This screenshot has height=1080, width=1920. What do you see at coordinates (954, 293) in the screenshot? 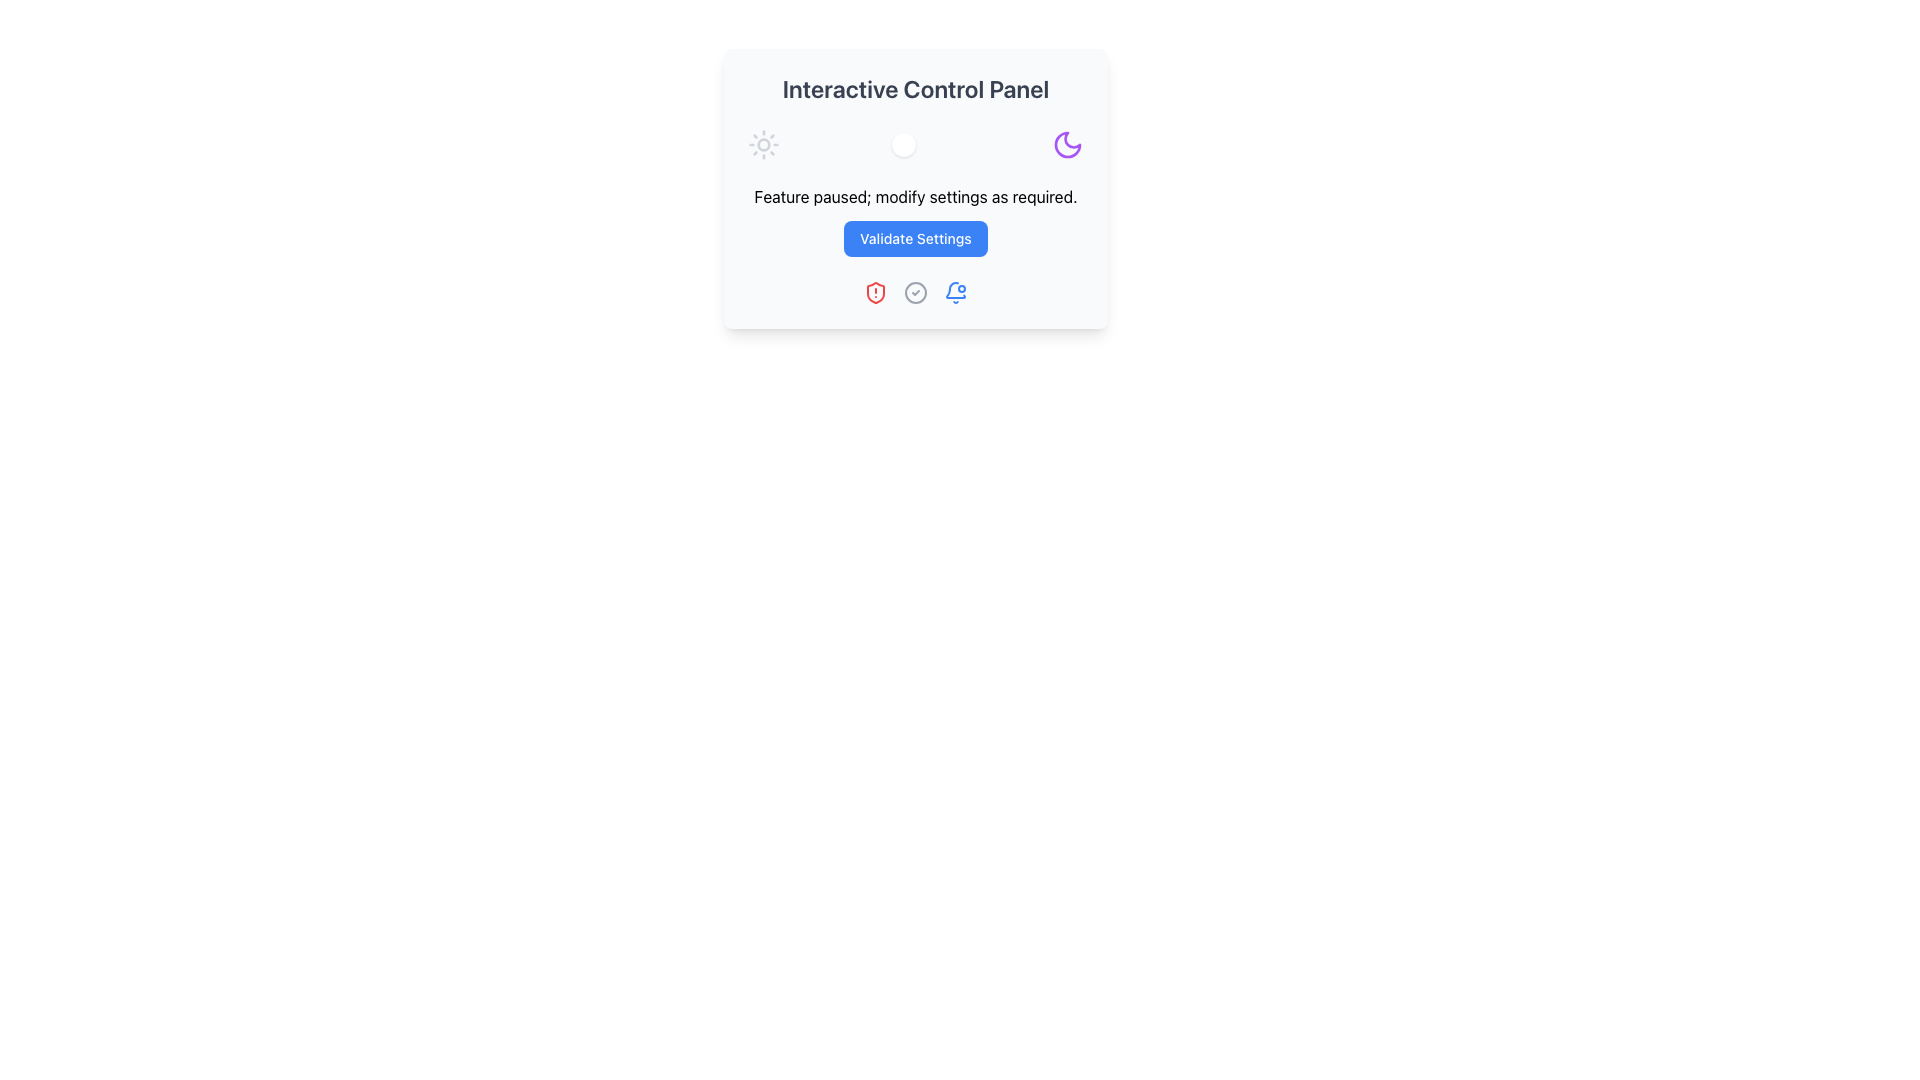
I see `the notification bell icon, which is the fourth circular icon in a horizontal row located below the 'Validate Settings' button` at bounding box center [954, 293].